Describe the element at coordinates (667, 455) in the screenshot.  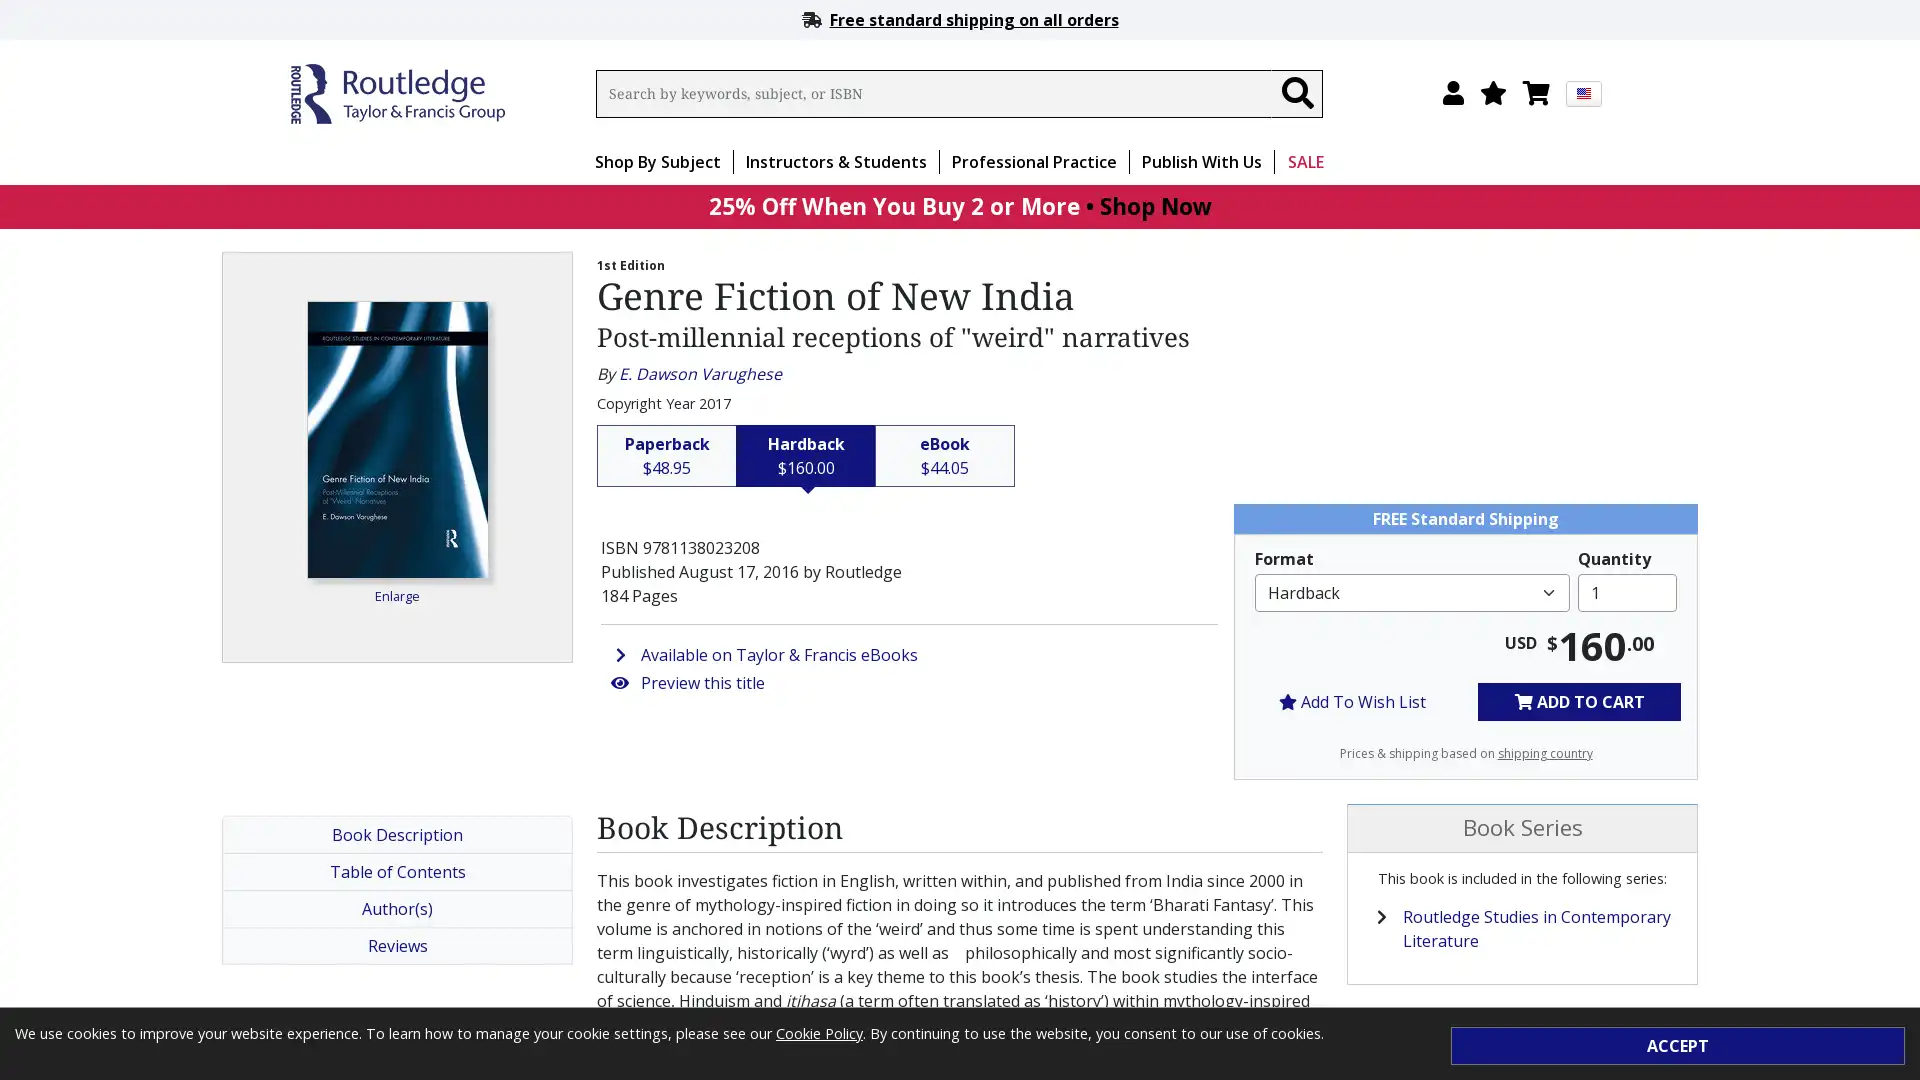
I see `Paperback $48.95` at that location.